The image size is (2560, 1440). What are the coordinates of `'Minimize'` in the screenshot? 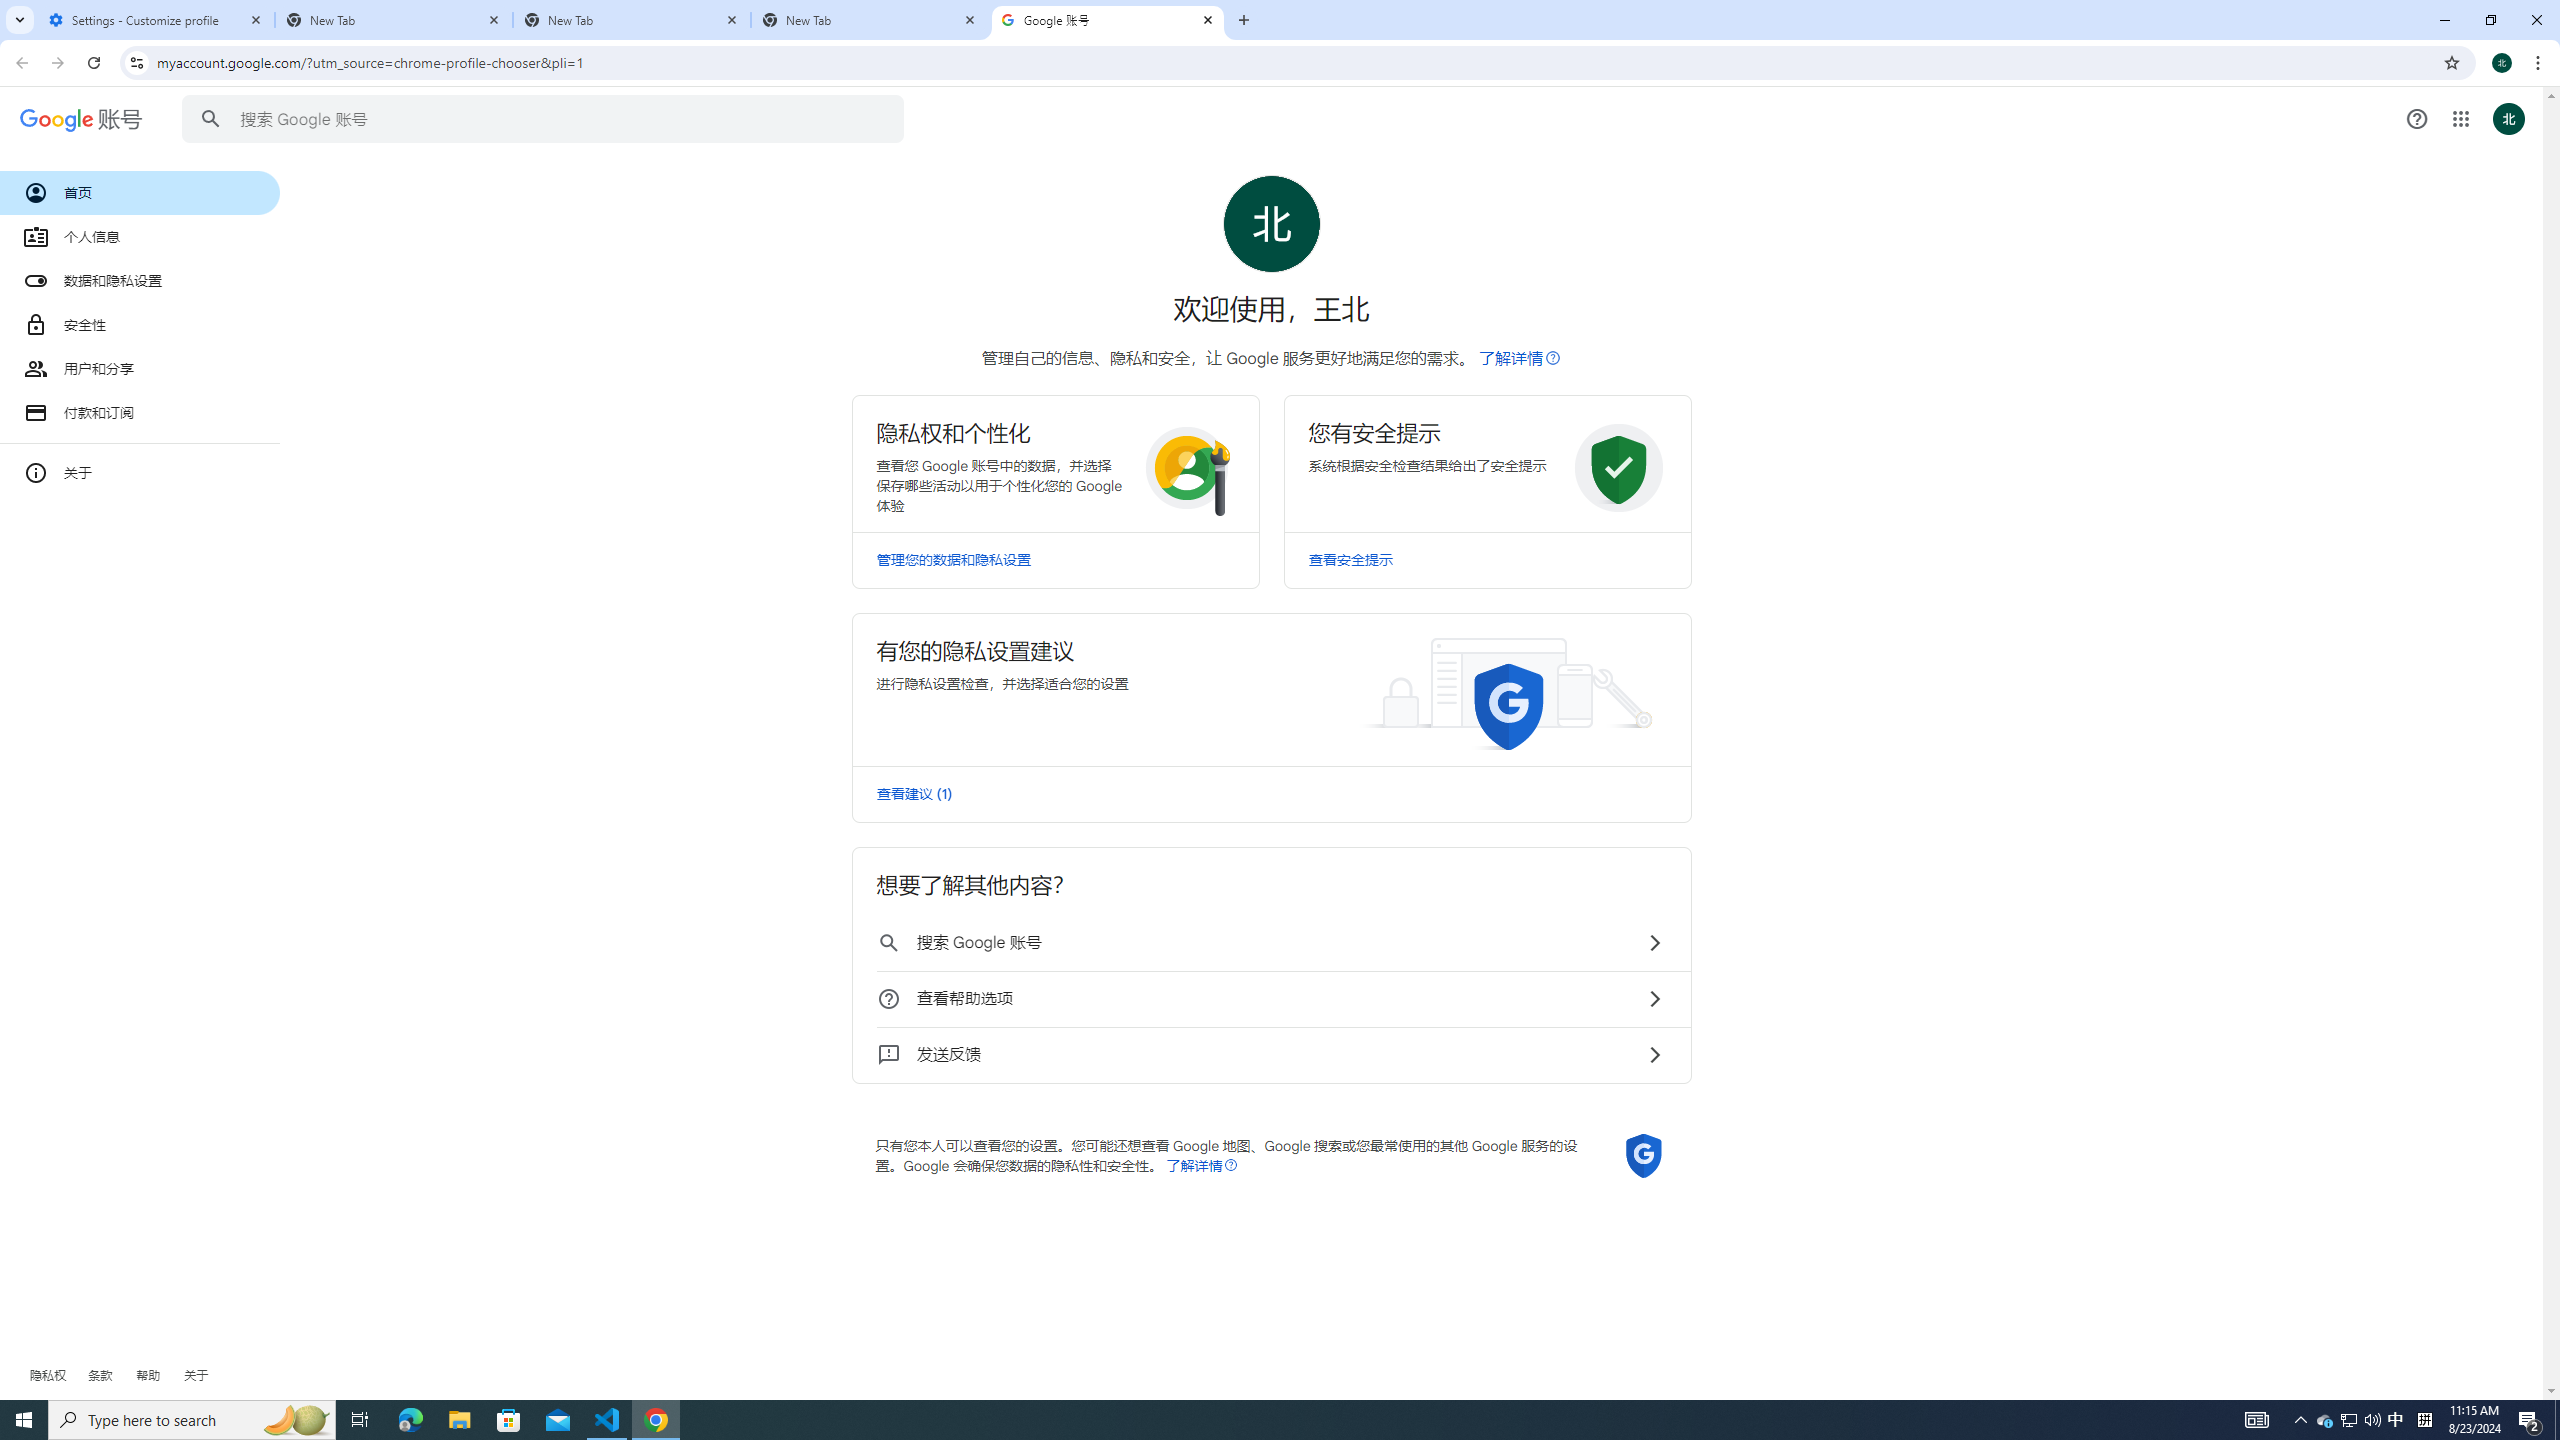 It's located at (2443, 19).